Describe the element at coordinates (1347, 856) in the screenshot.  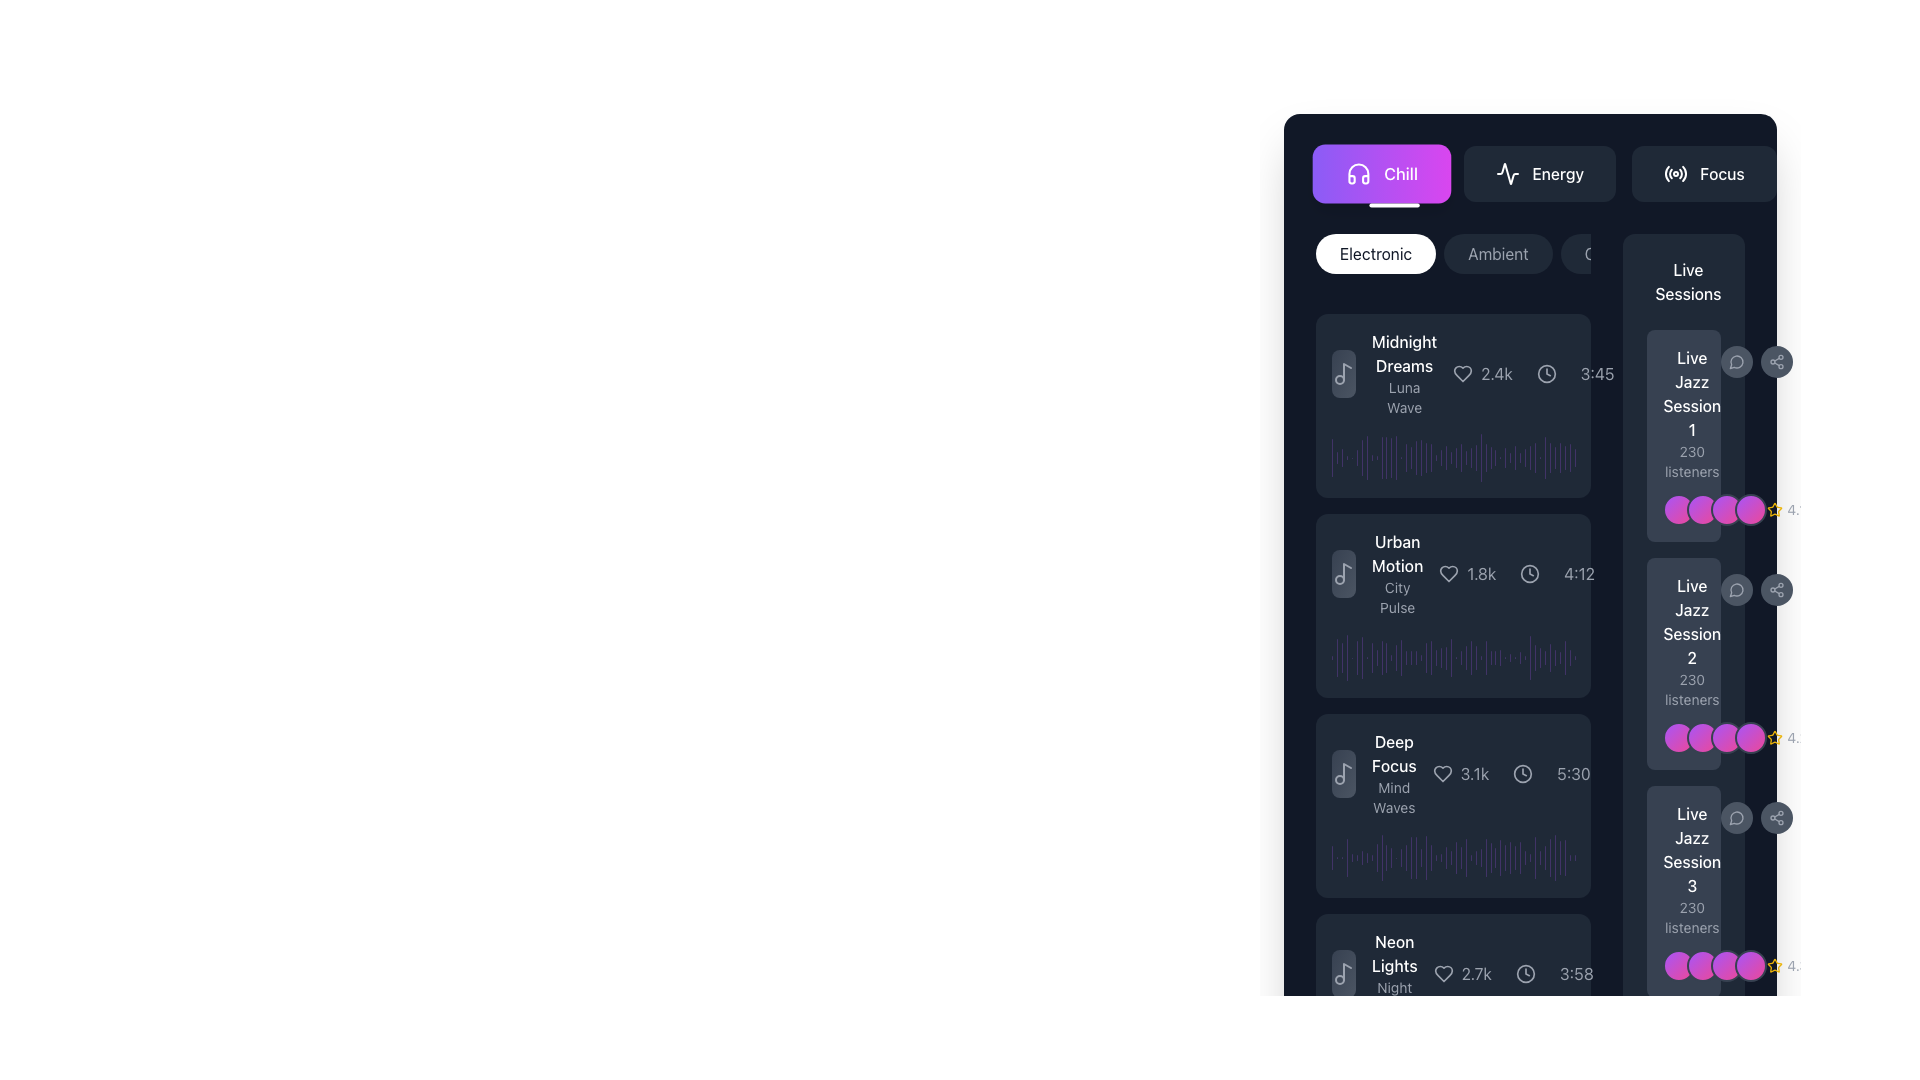
I see `the fourth vertical bar in the sequence of visual markers located near the central-right portion of the layout, adjacent to the 'Deep Focus' section` at that location.